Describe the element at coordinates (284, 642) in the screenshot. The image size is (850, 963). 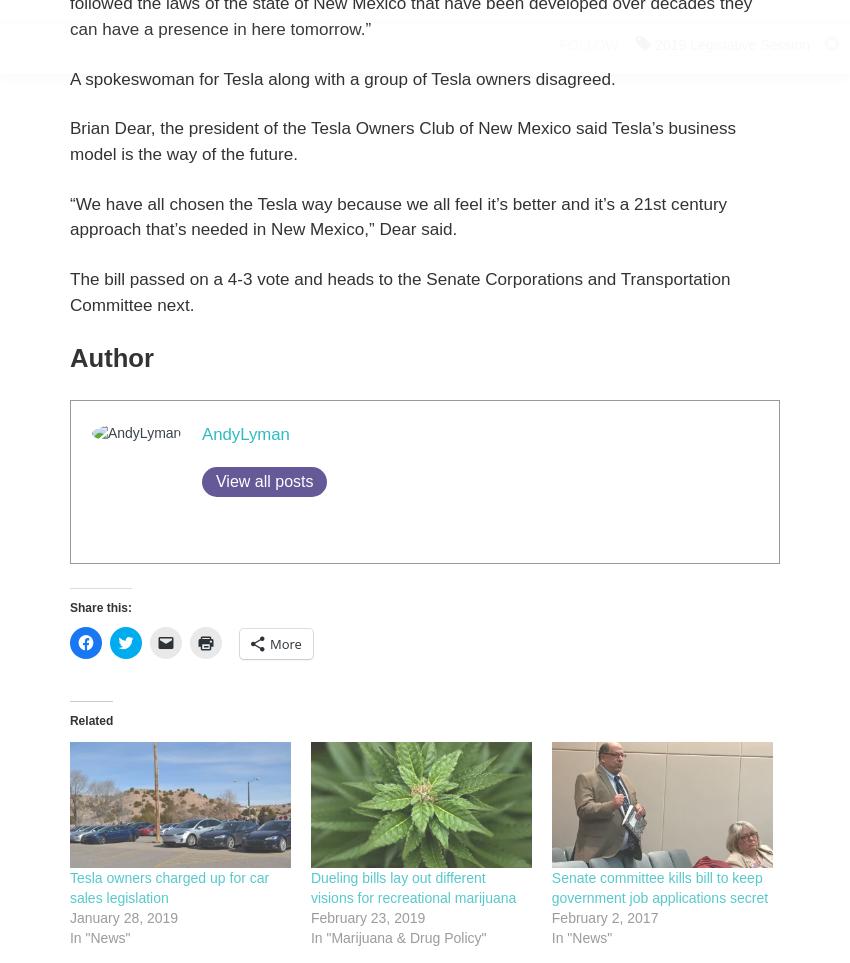
I see `'More'` at that location.